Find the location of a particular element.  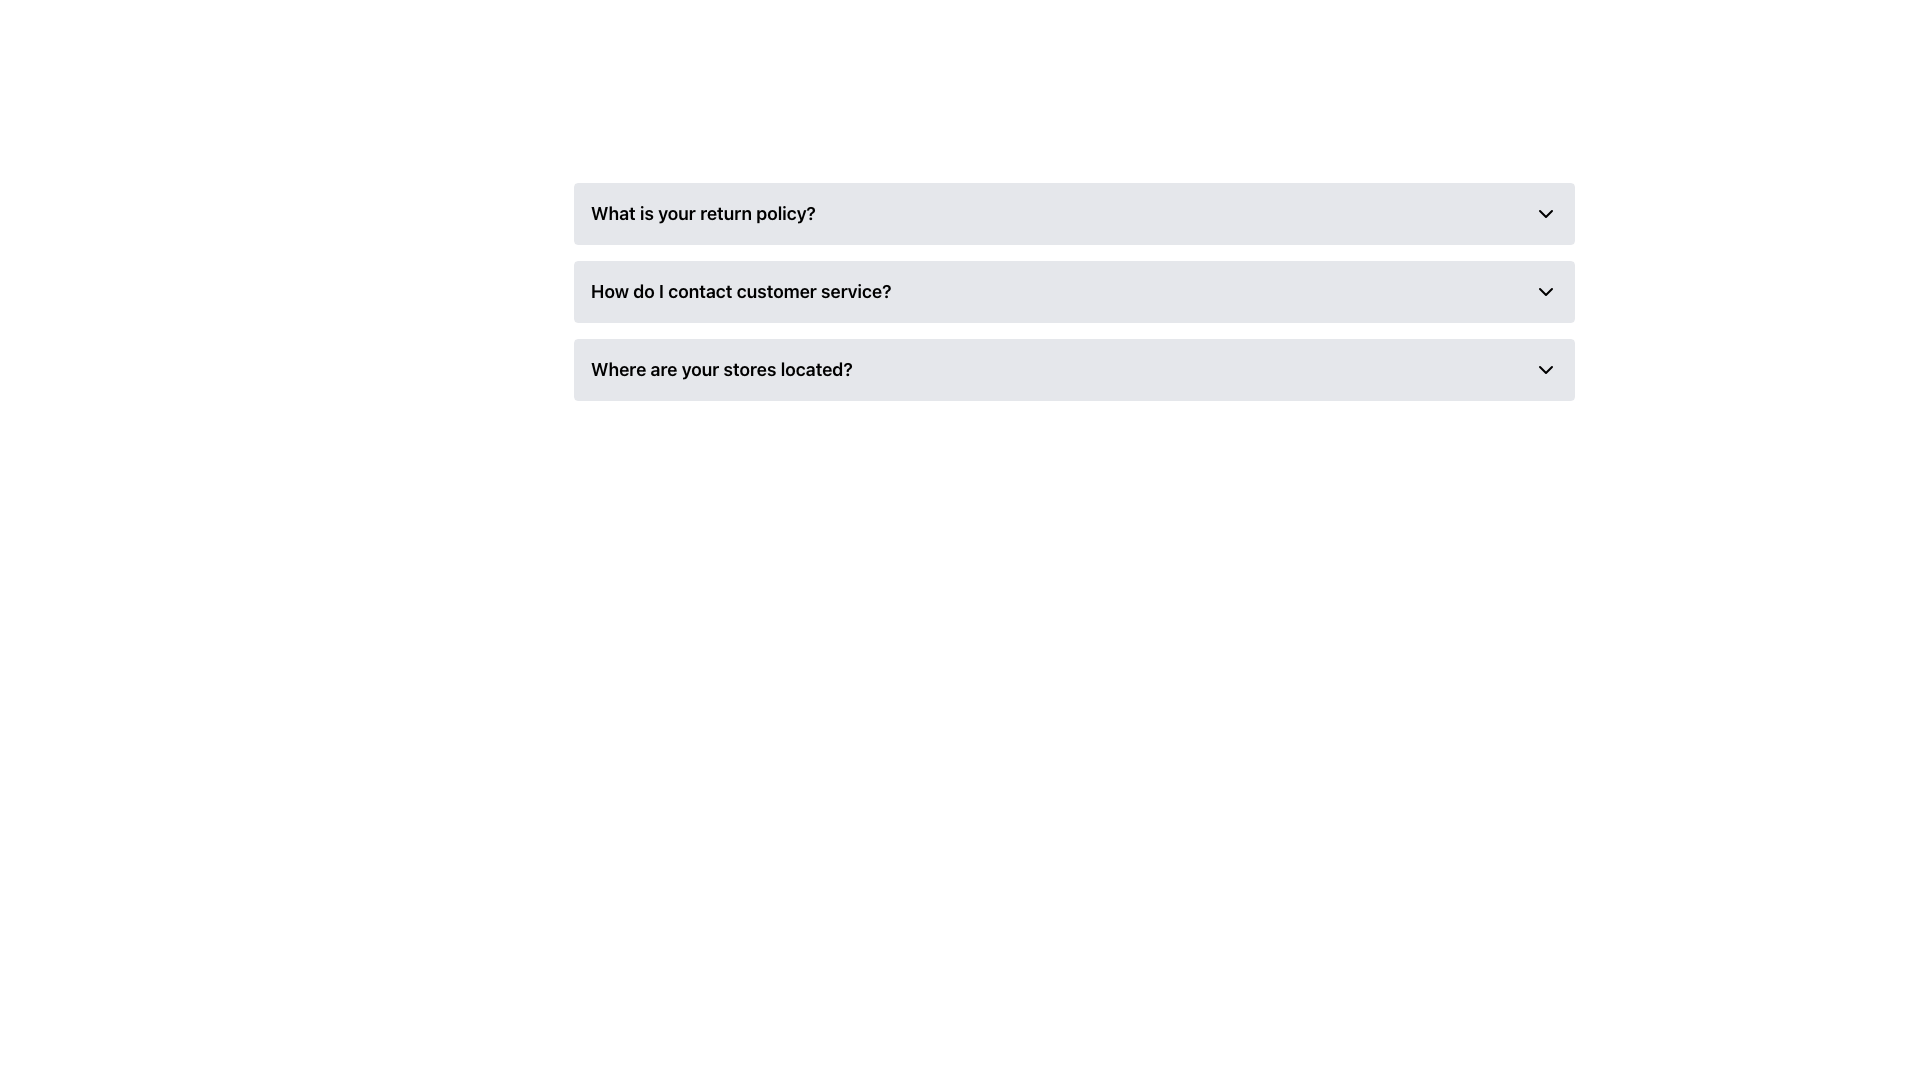

the text label that serves as the header for the collapsible section regarding the return policy, located adjacent to a chevron-down icon is located at coordinates (703, 213).